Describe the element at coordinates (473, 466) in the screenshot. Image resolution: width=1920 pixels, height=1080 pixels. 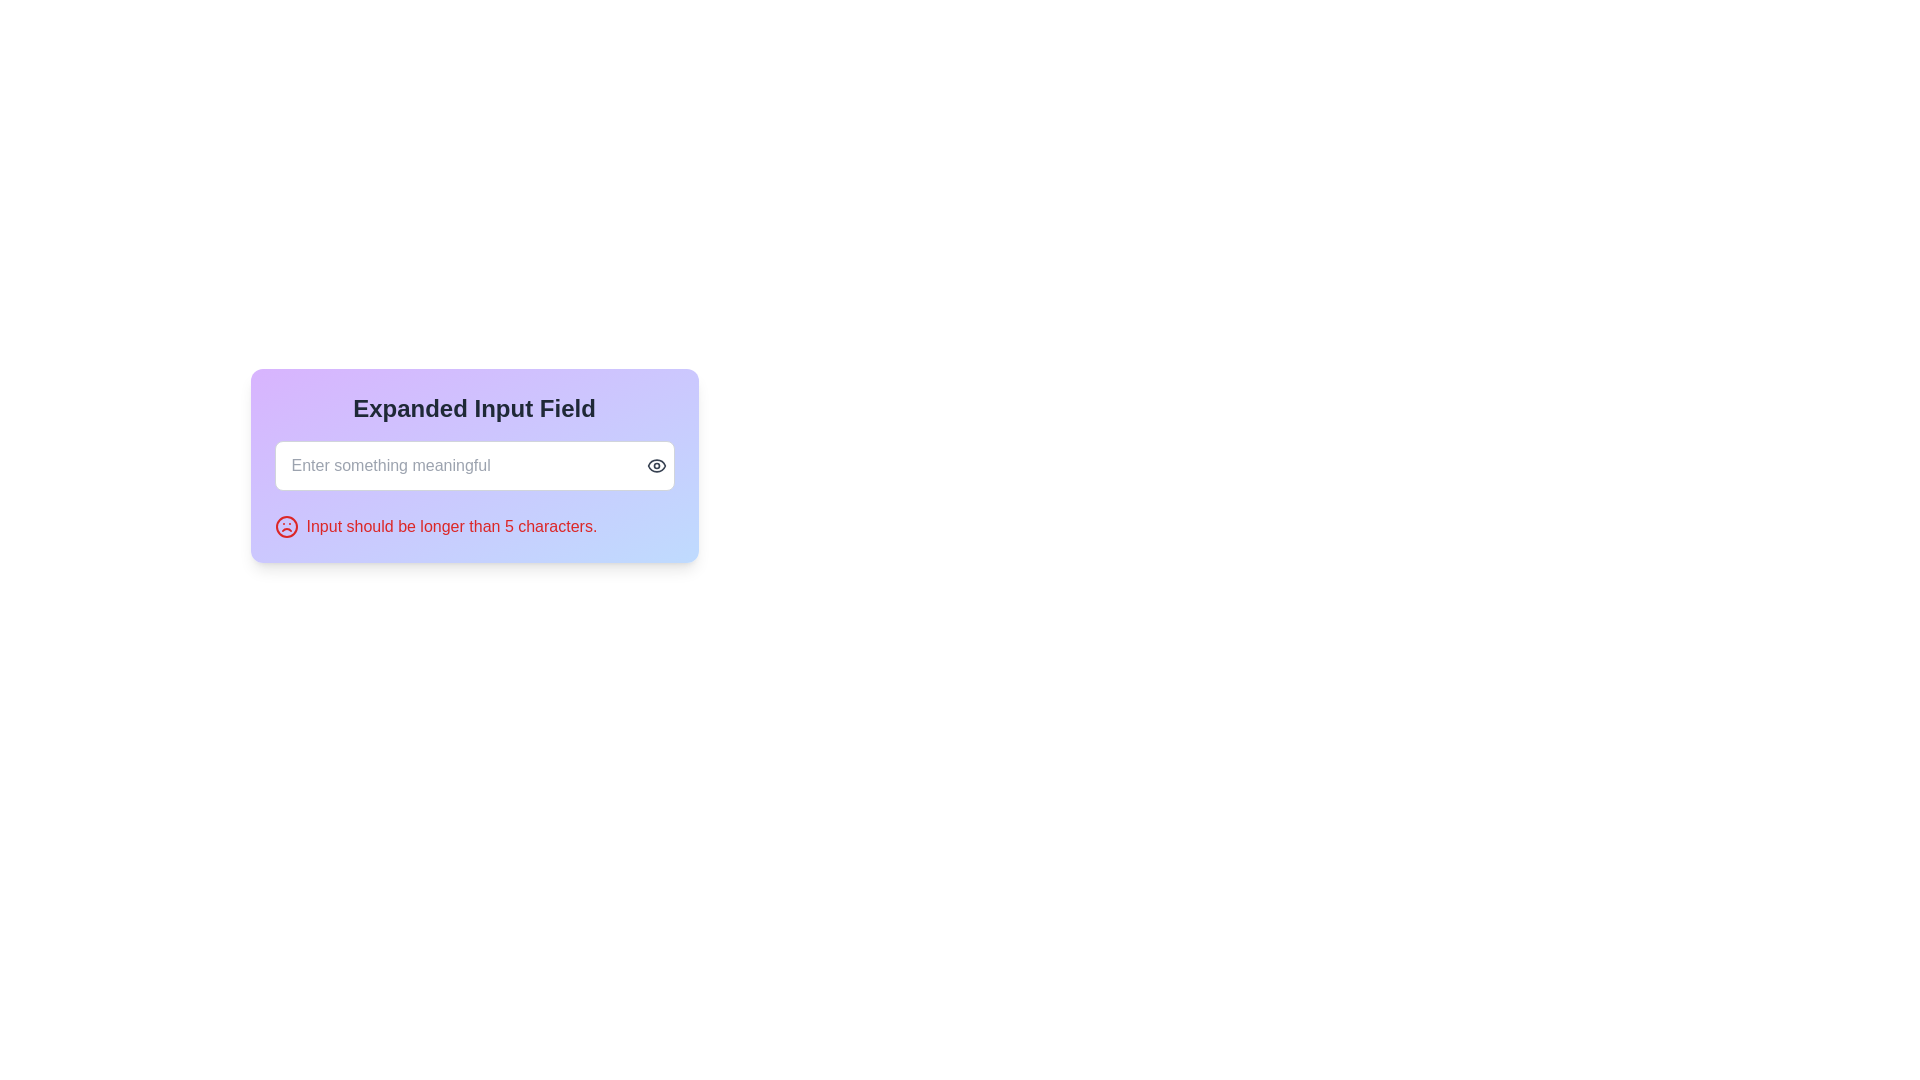
I see `to focus on the password input field located in the middle section of the card under the 'Expanded Input Field' header` at that location.